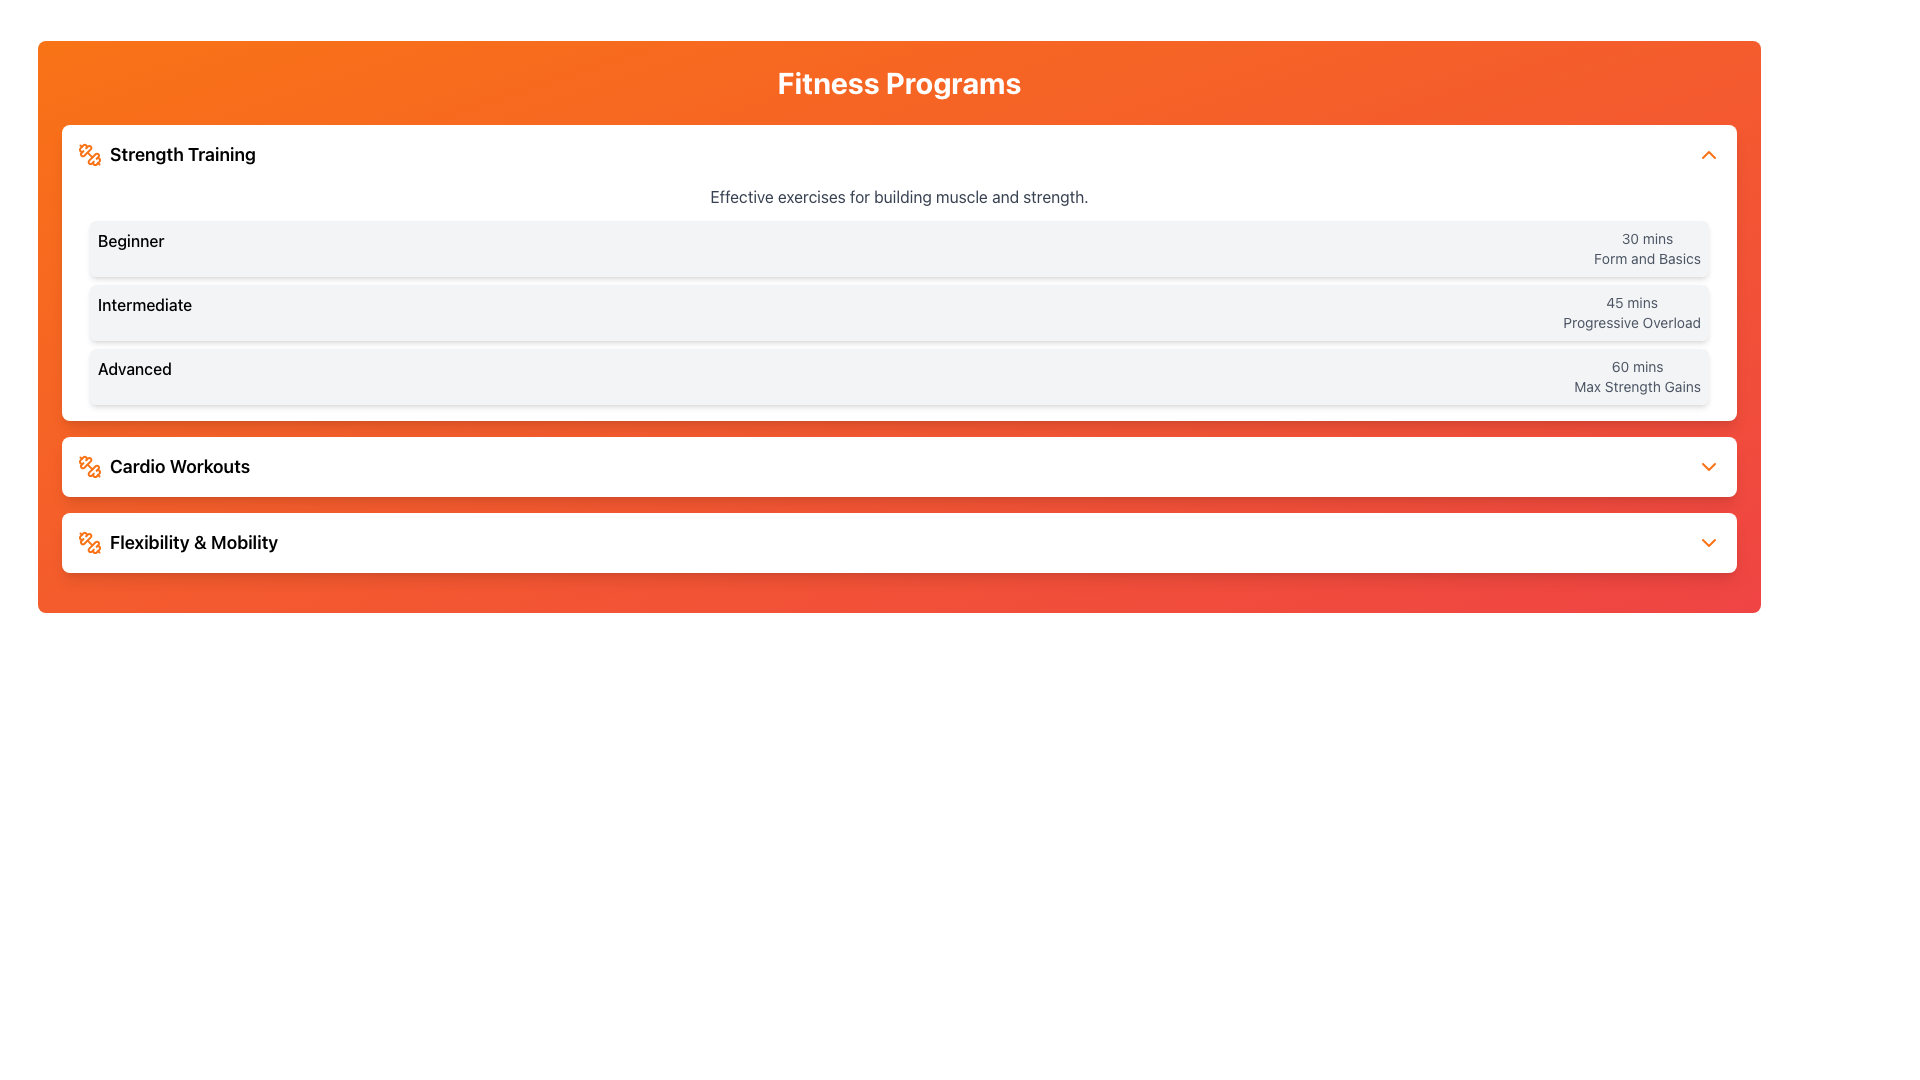 The height and width of the screenshot is (1080, 1920). What do you see at coordinates (1647, 257) in the screenshot?
I see `the text label element that provides supplementary description for the '30 mins' information in the 'Strength Training' category, located at the bottom-right side of the associated list item card` at bounding box center [1647, 257].